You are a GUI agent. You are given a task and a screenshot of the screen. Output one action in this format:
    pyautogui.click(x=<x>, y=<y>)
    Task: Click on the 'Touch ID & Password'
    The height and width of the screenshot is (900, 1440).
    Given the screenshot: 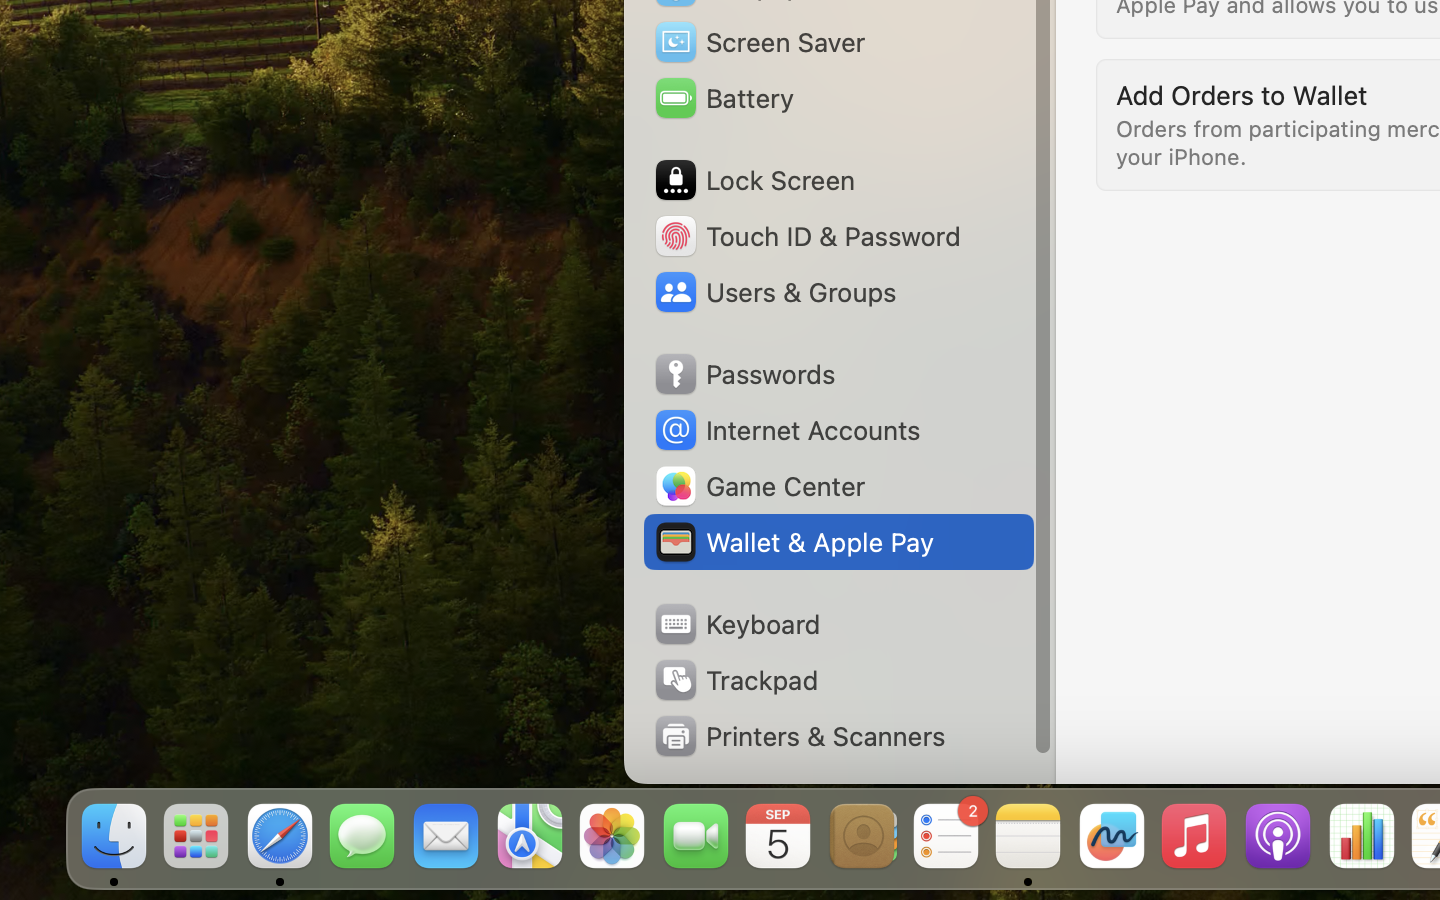 What is the action you would take?
    pyautogui.click(x=806, y=234)
    